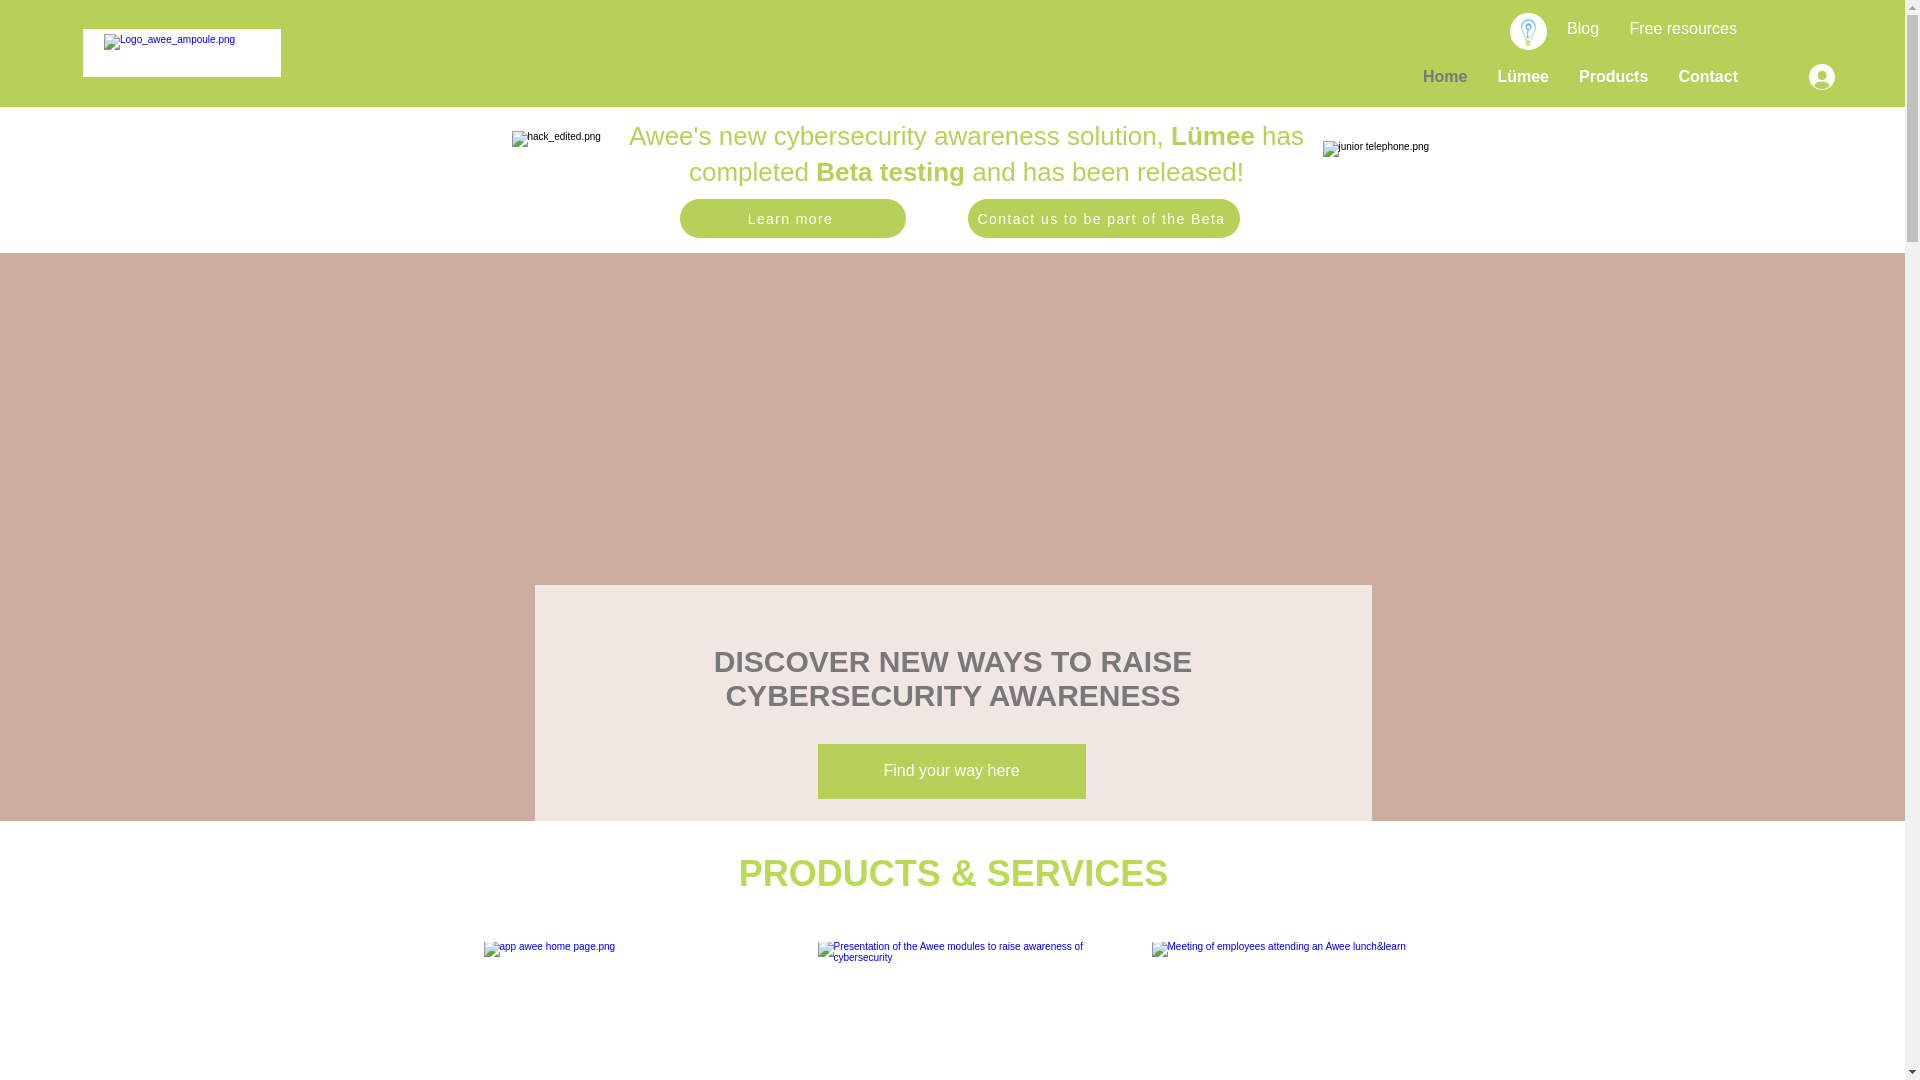 Image resolution: width=1920 pixels, height=1080 pixels. Describe the element at coordinates (950, 770) in the screenshot. I see `'Find your way here'` at that location.